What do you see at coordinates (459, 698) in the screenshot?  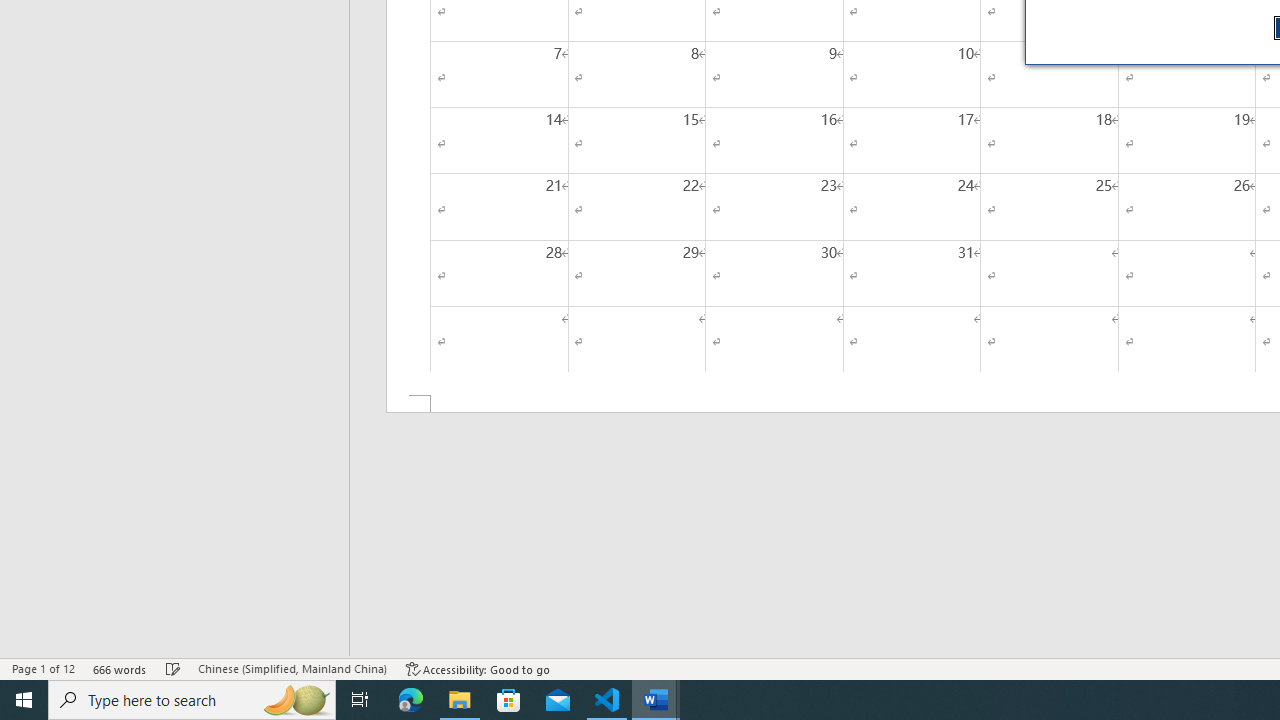 I see `'File Explorer - 1 running window'` at bounding box center [459, 698].